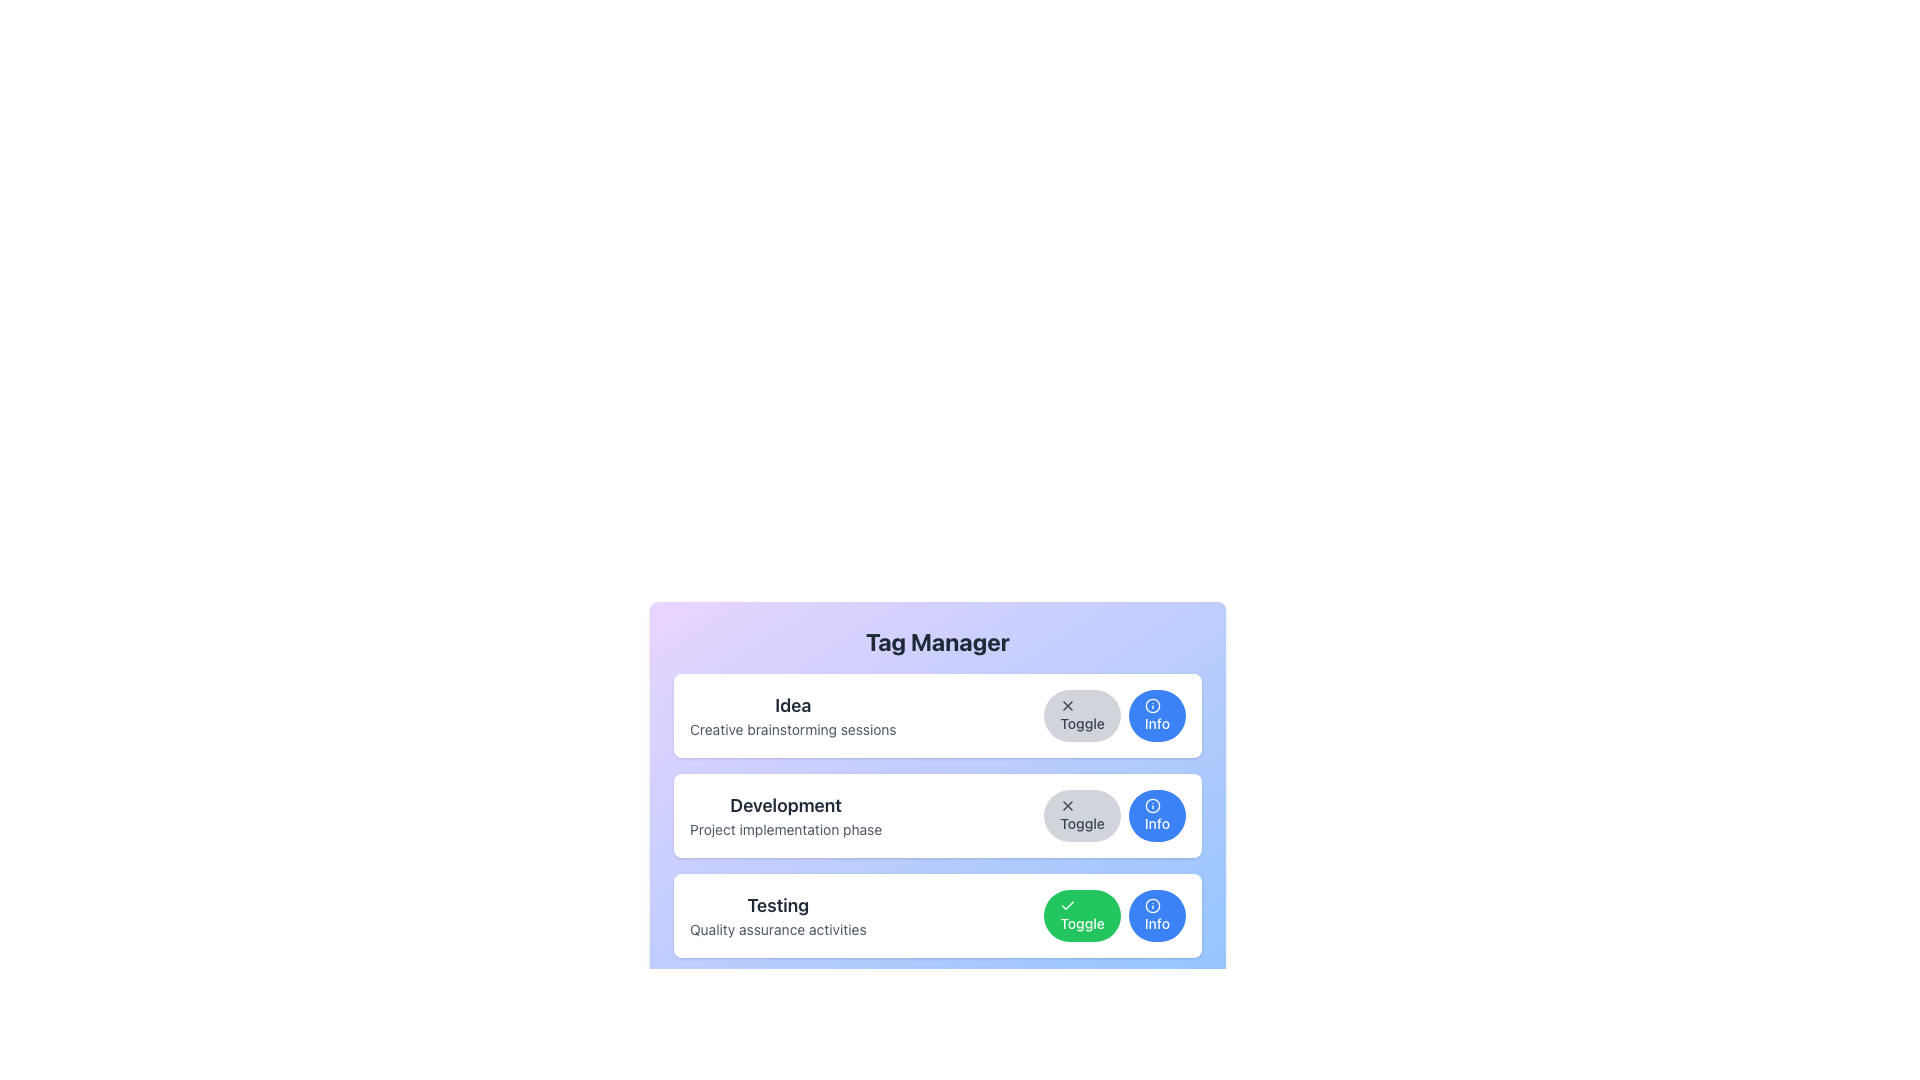  What do you see at coordinates (1152, 704) in the screenshot?
I see `the circular base of the 'info' icon in the 'Idea' category` at bounding box center [1152, 704].